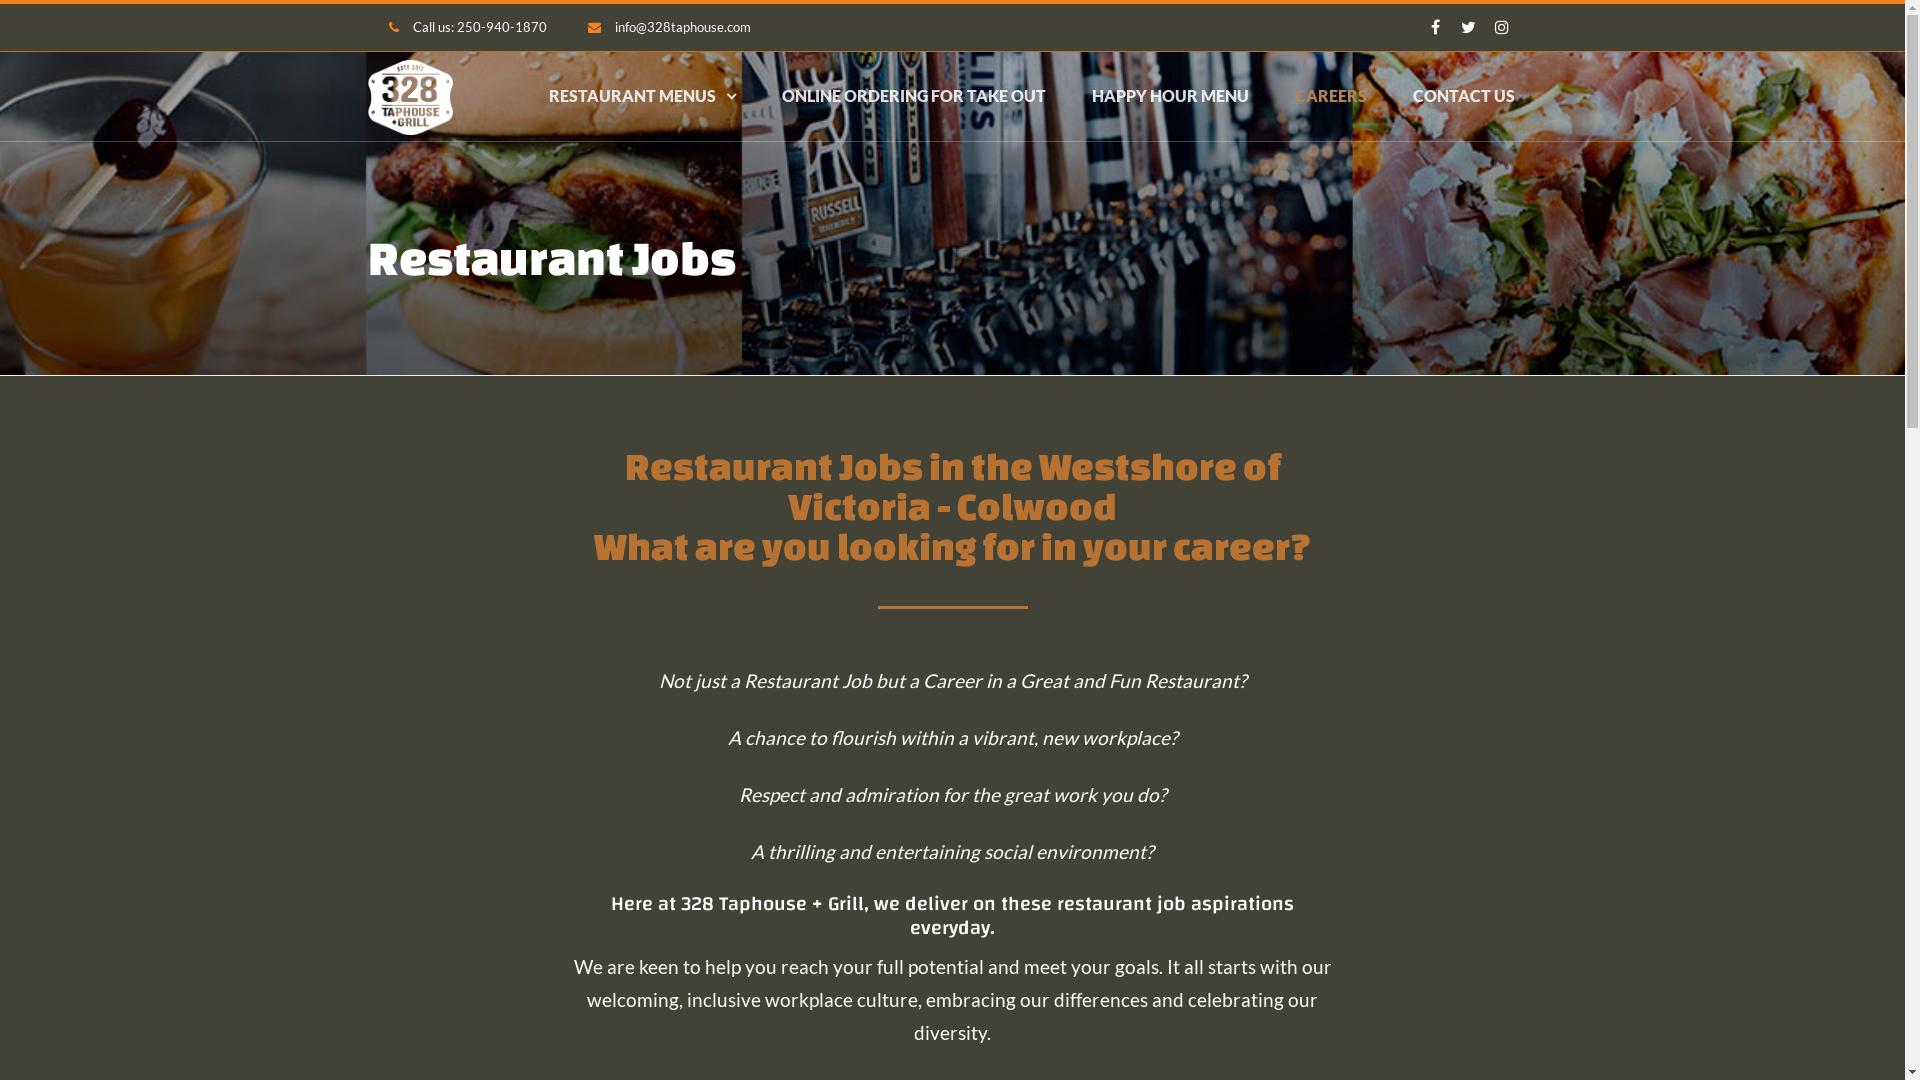 This screenshot has width=1920, height=1080. What do you see at coordinates (641, 96) in the screenshot?
I see `'RESTAURANT MENUS'` at bounding box center [641, 96].